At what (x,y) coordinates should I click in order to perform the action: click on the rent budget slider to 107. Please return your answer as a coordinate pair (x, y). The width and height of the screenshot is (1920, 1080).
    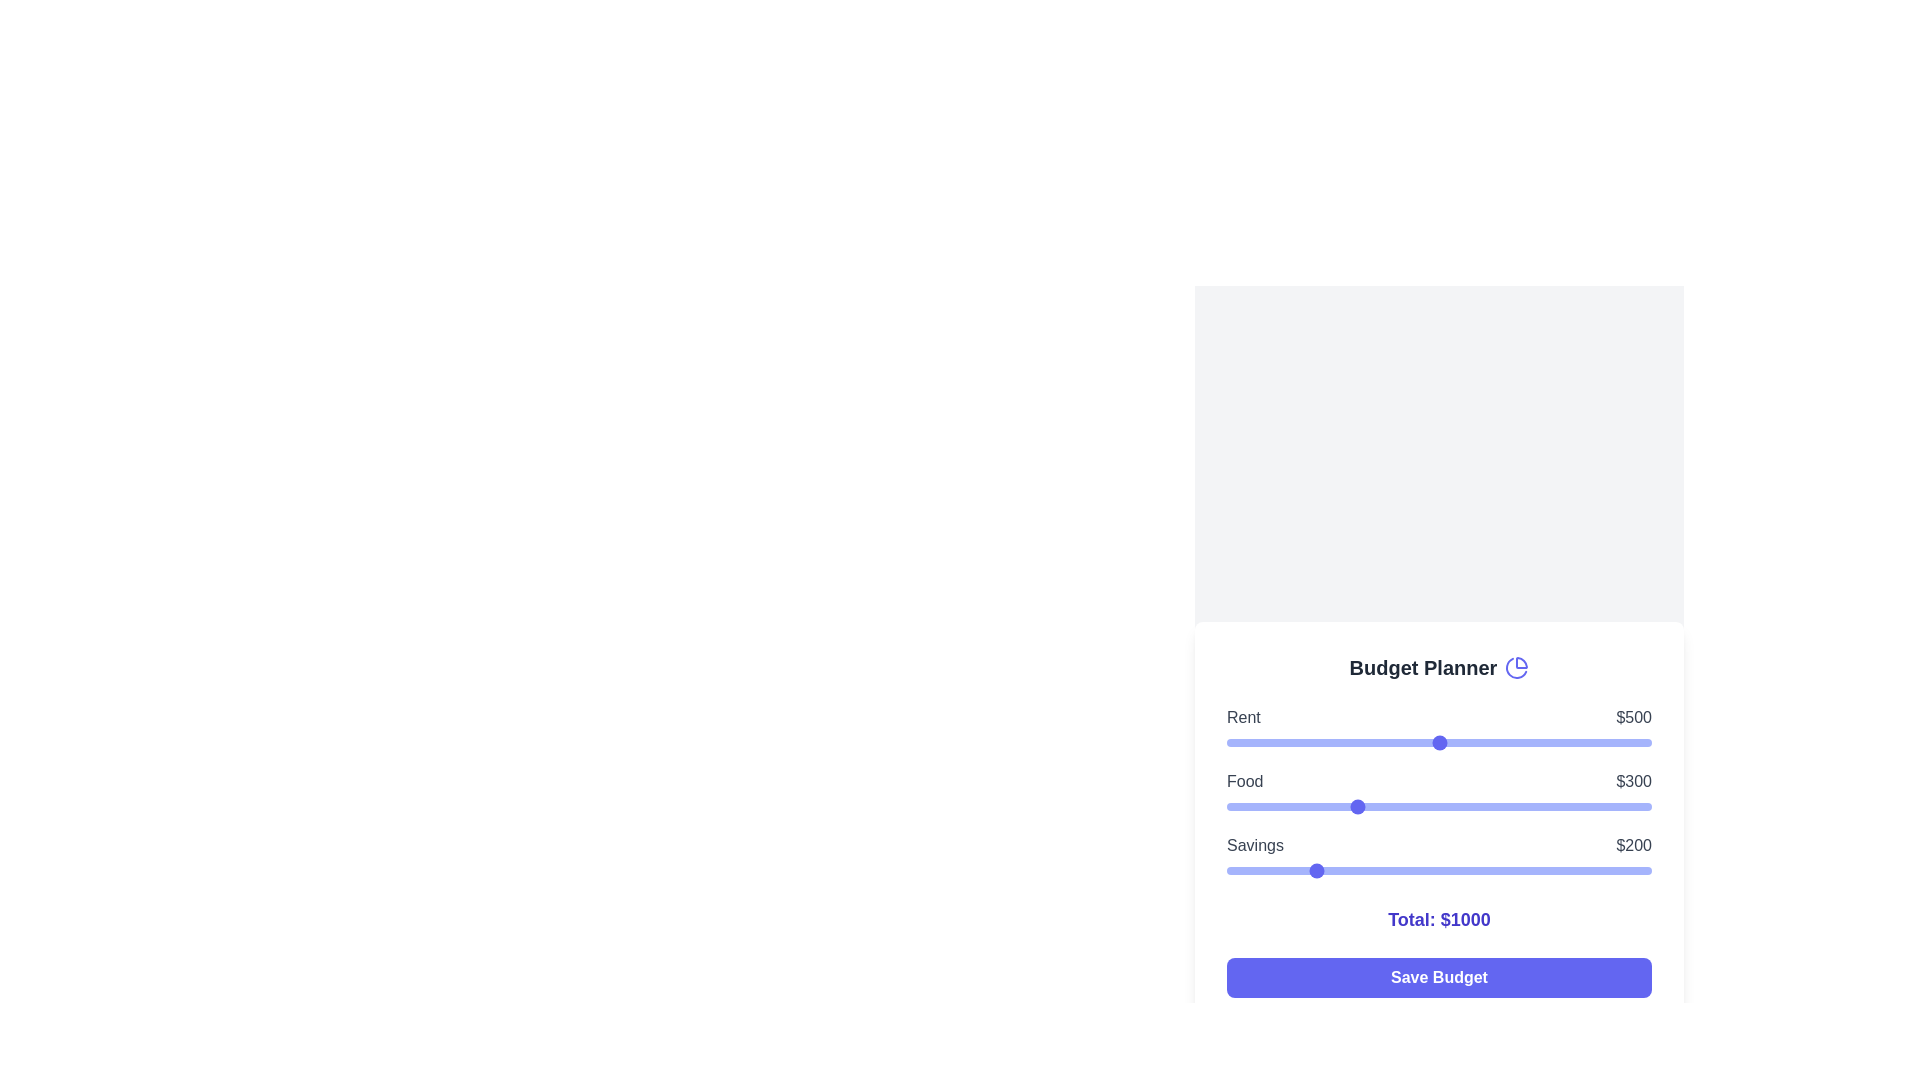
    Looking at the image, I should click on (1271, 743).